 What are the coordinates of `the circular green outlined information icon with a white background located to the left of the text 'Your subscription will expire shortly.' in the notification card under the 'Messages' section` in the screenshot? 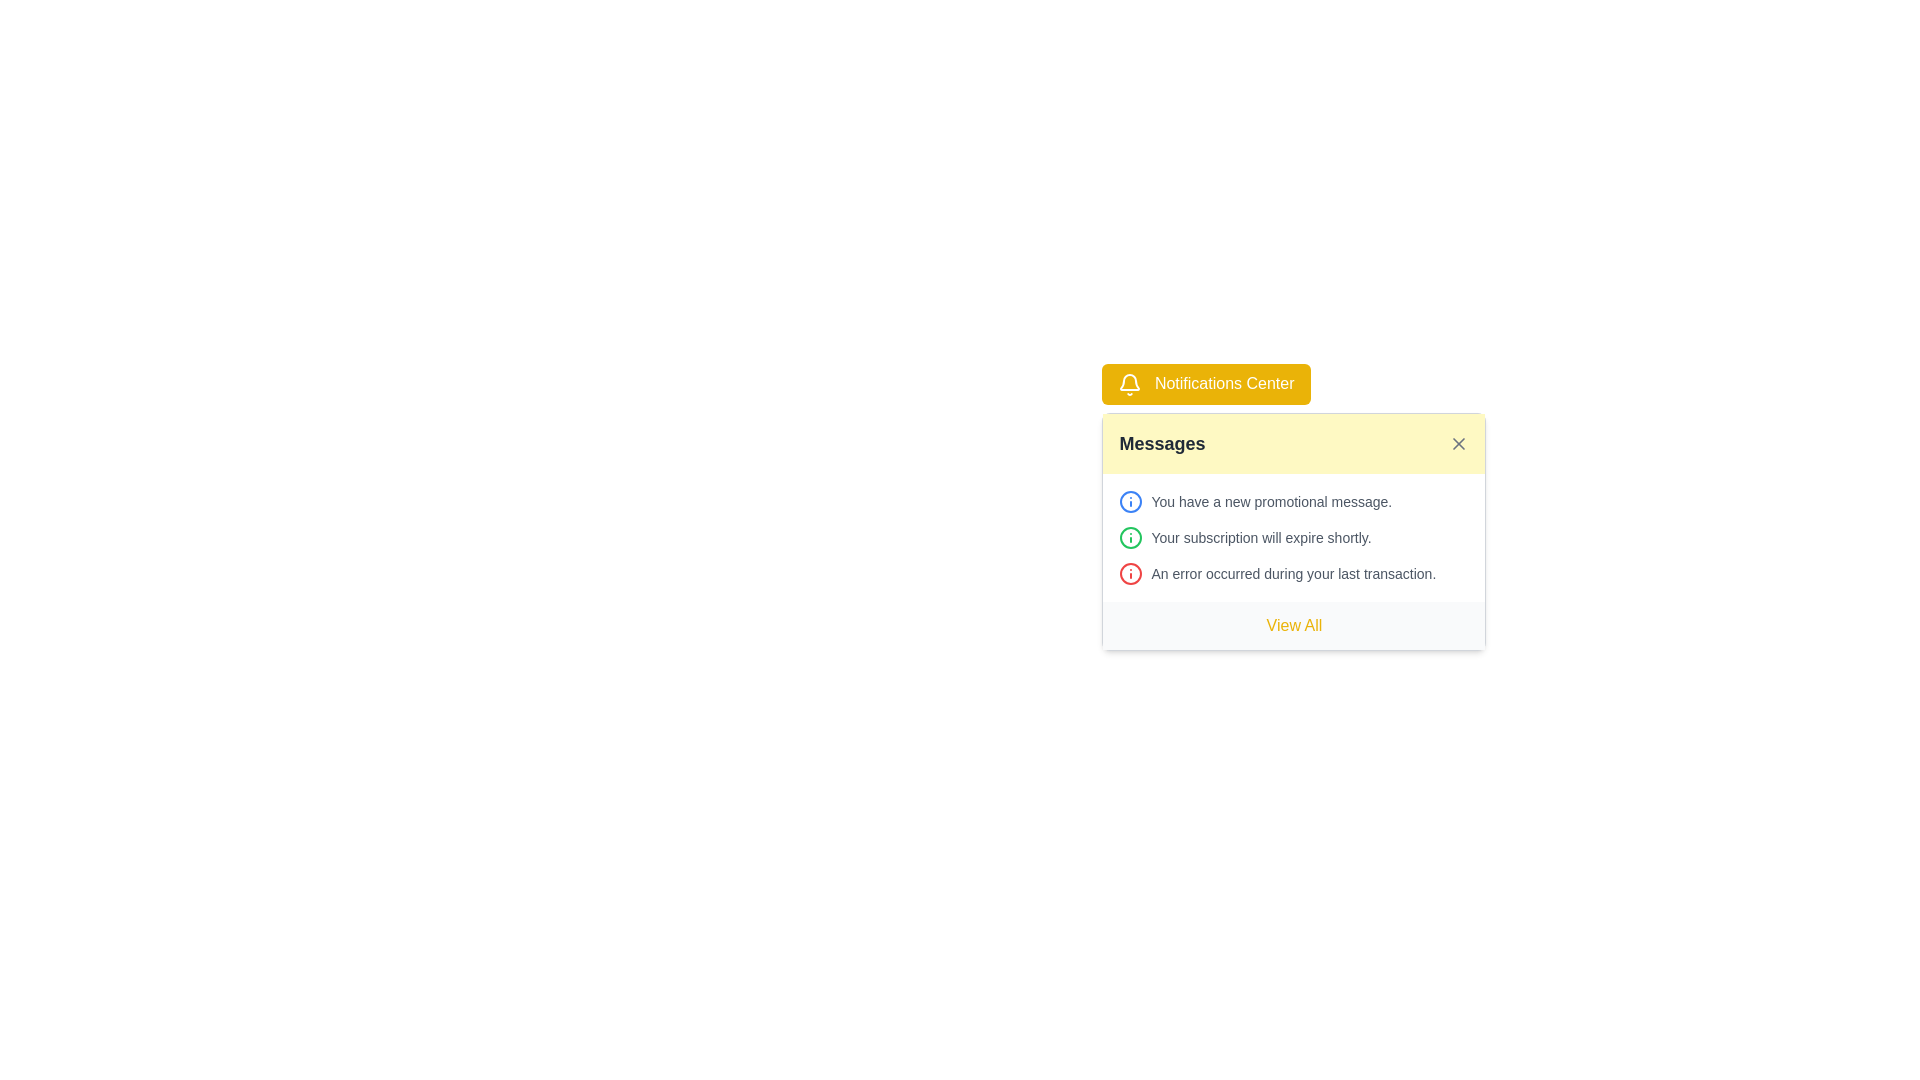 It's located at (1131, 536).